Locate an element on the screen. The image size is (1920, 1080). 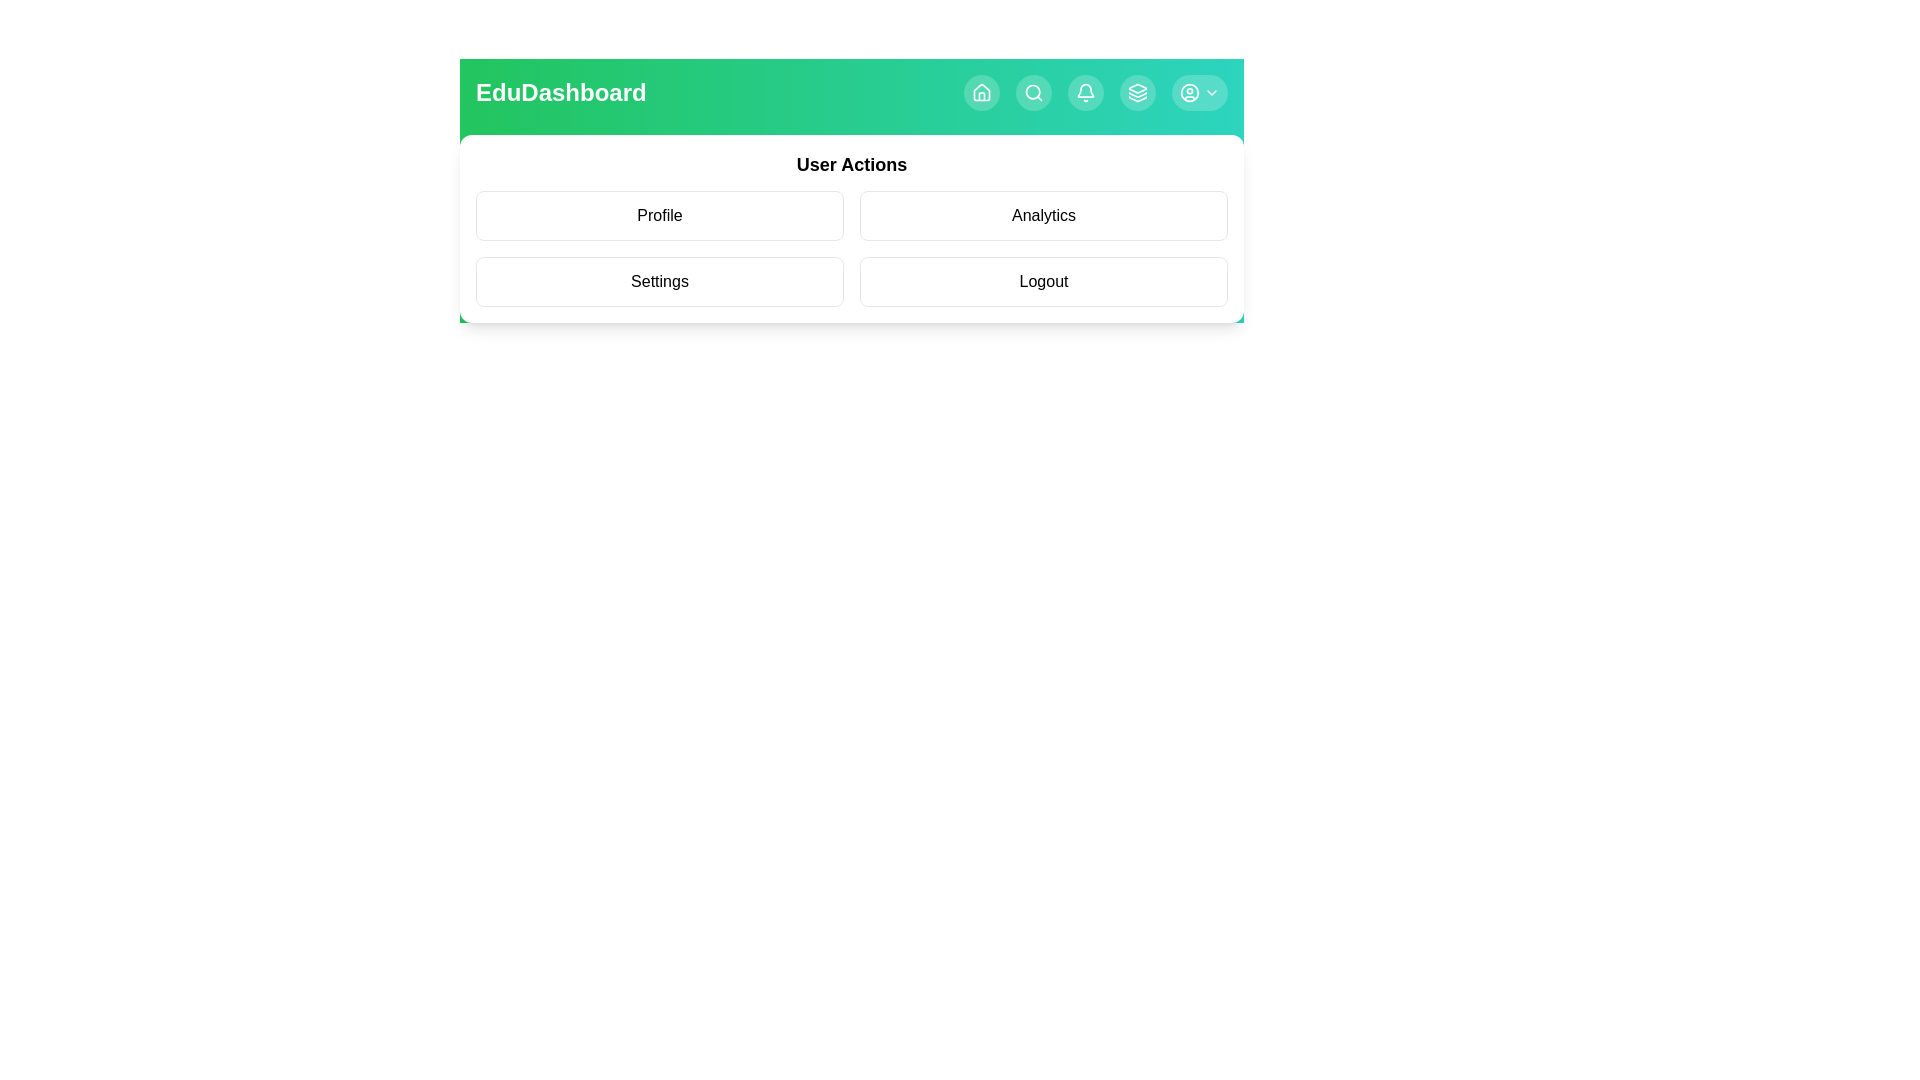
the navigation button Home is located at coordinates (982, 92).